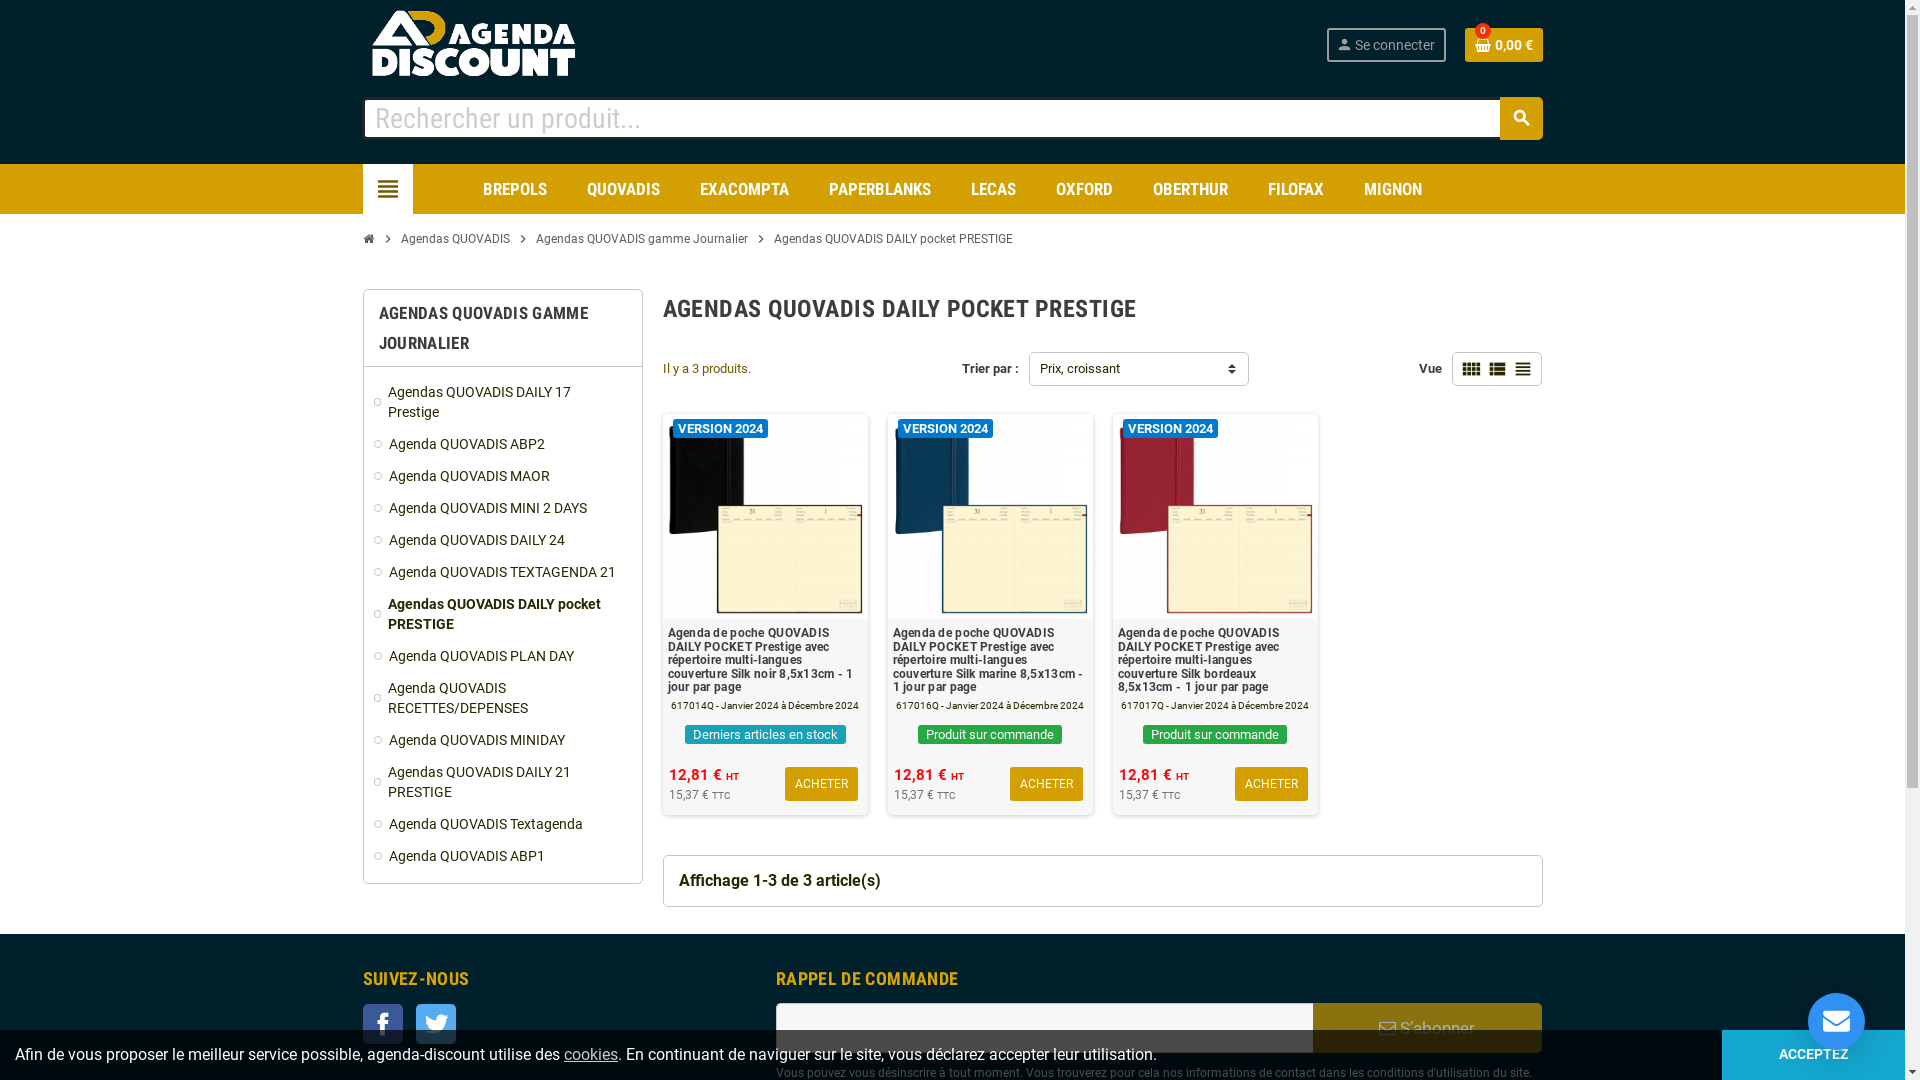 The width and height of the screenshot is (1920, 1080). Describe the element at coordinates (503, 540) in the screenshot. I see `'Agenda QUOVADIS DAILY 24'` at that location.